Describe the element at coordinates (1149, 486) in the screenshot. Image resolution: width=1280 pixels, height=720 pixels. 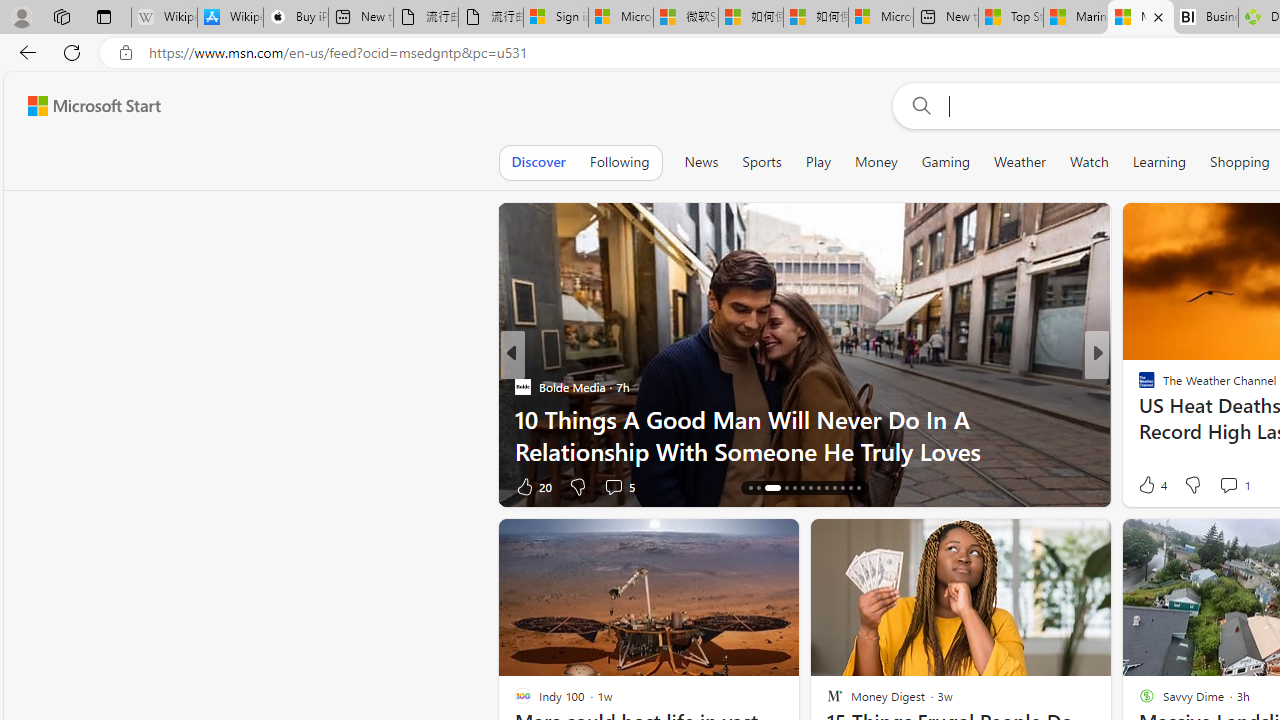
I see `'38 Like'` at that location.